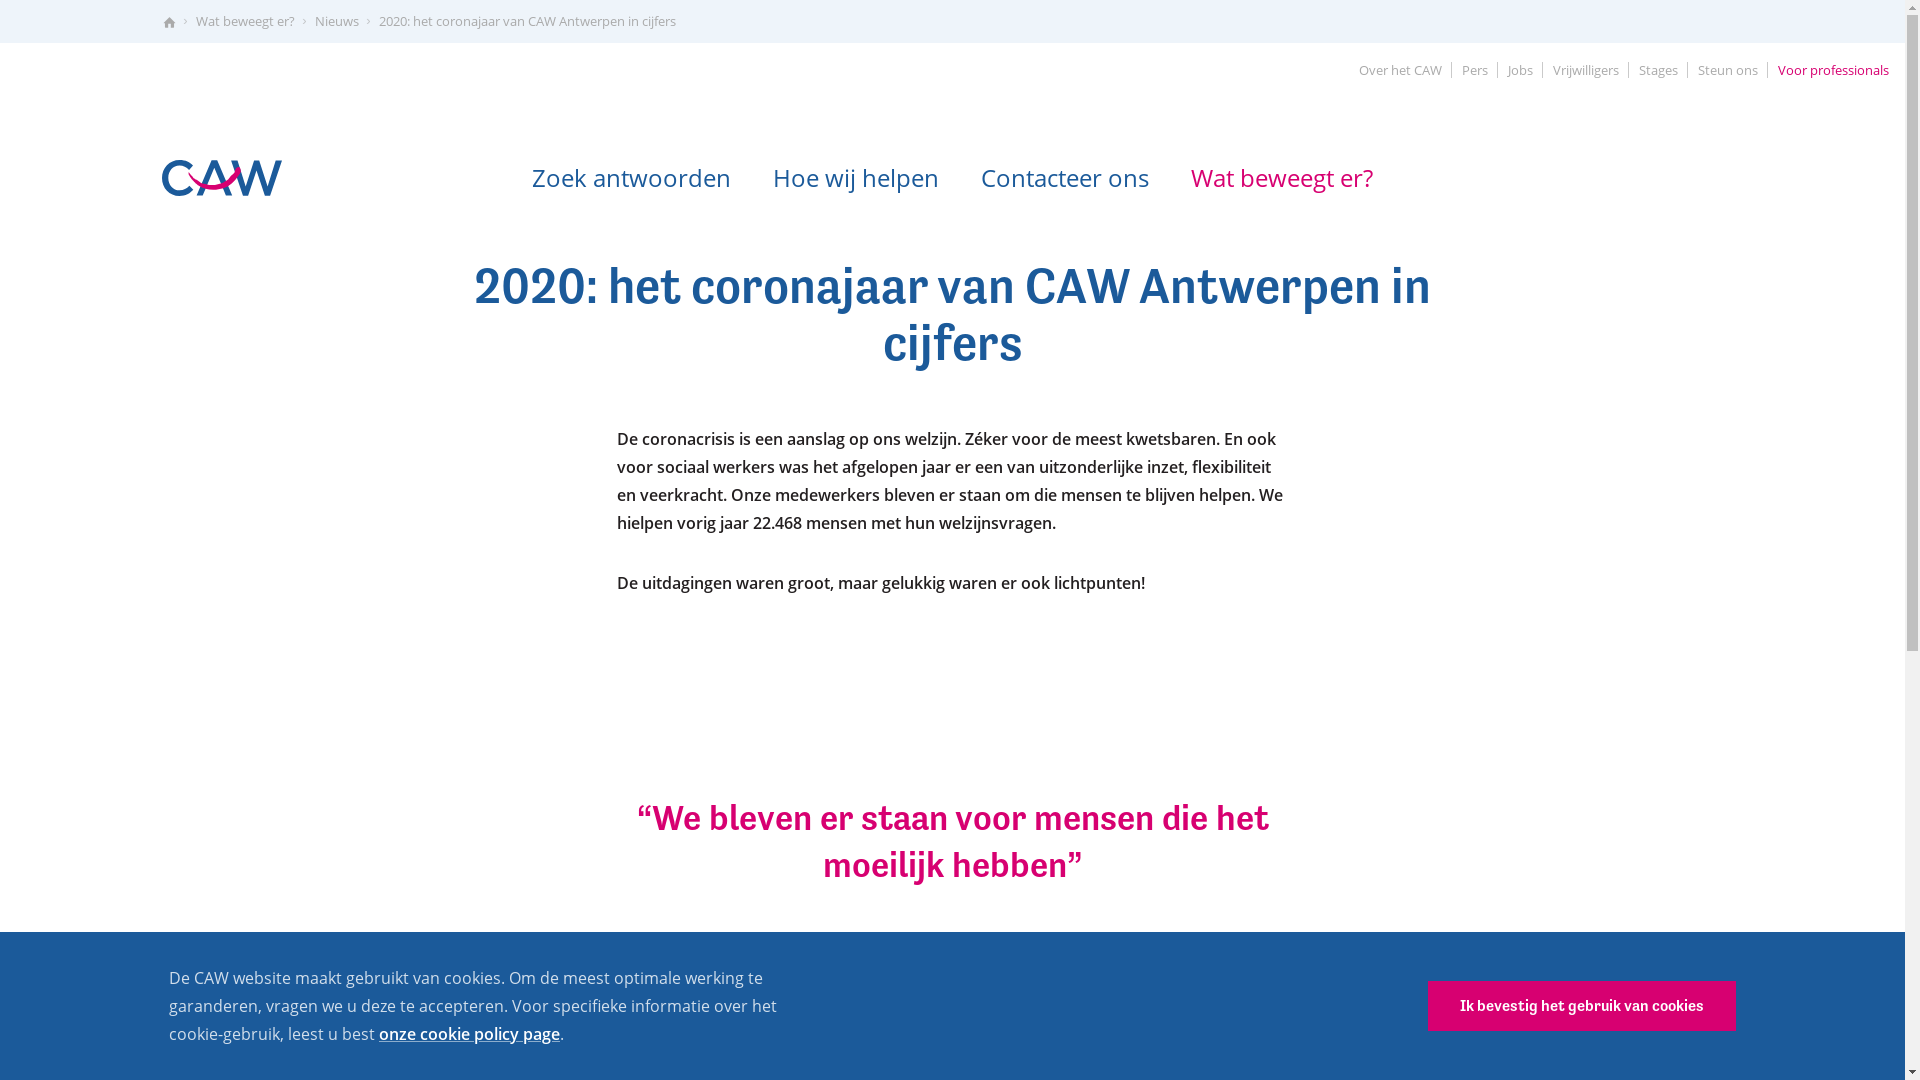  Describe the element at coordinates (1281, 176) in the screenshot. I see `'Wat beweegt er?'` at that location.